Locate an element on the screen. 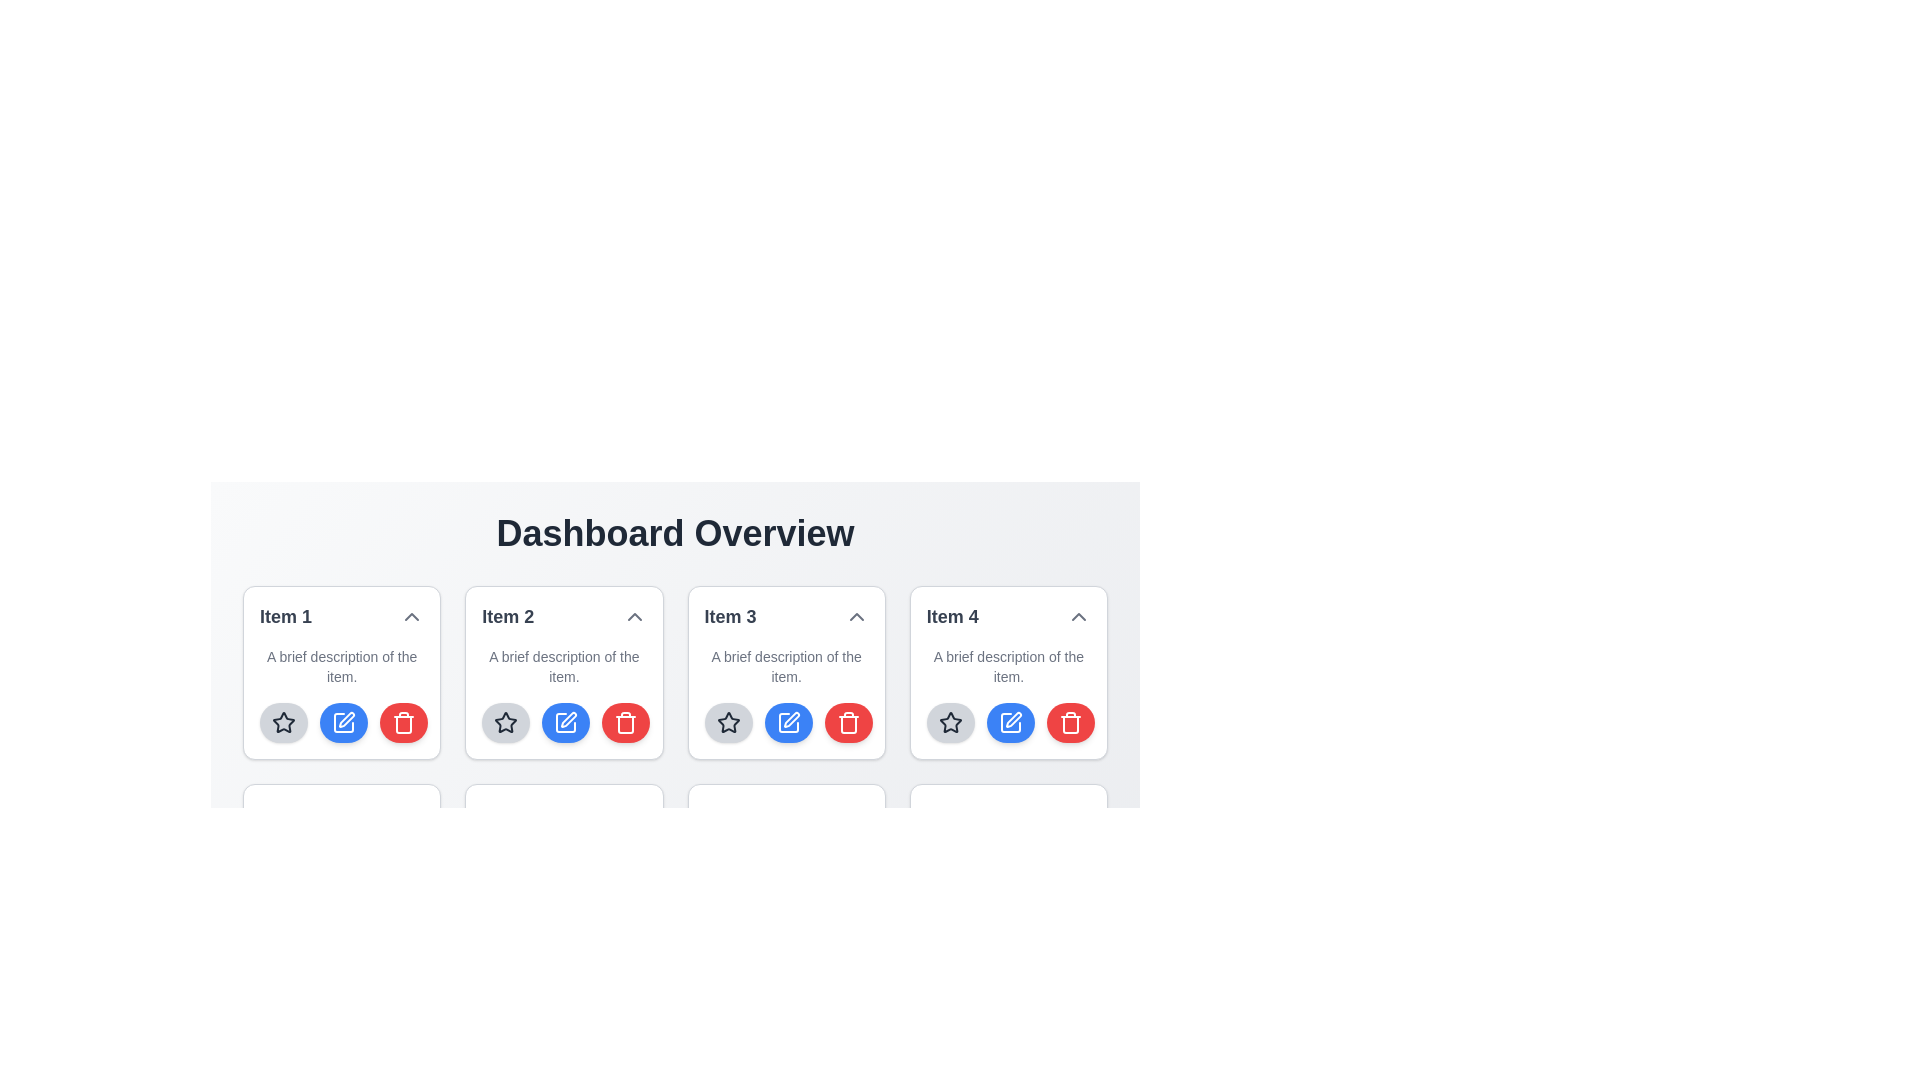 The width and height of the screenshot is (1920, 1080). the edit button (icon-based) within the 'Item 2' card in the 'Dashboard Overview' is located at coordinates (344, 722).